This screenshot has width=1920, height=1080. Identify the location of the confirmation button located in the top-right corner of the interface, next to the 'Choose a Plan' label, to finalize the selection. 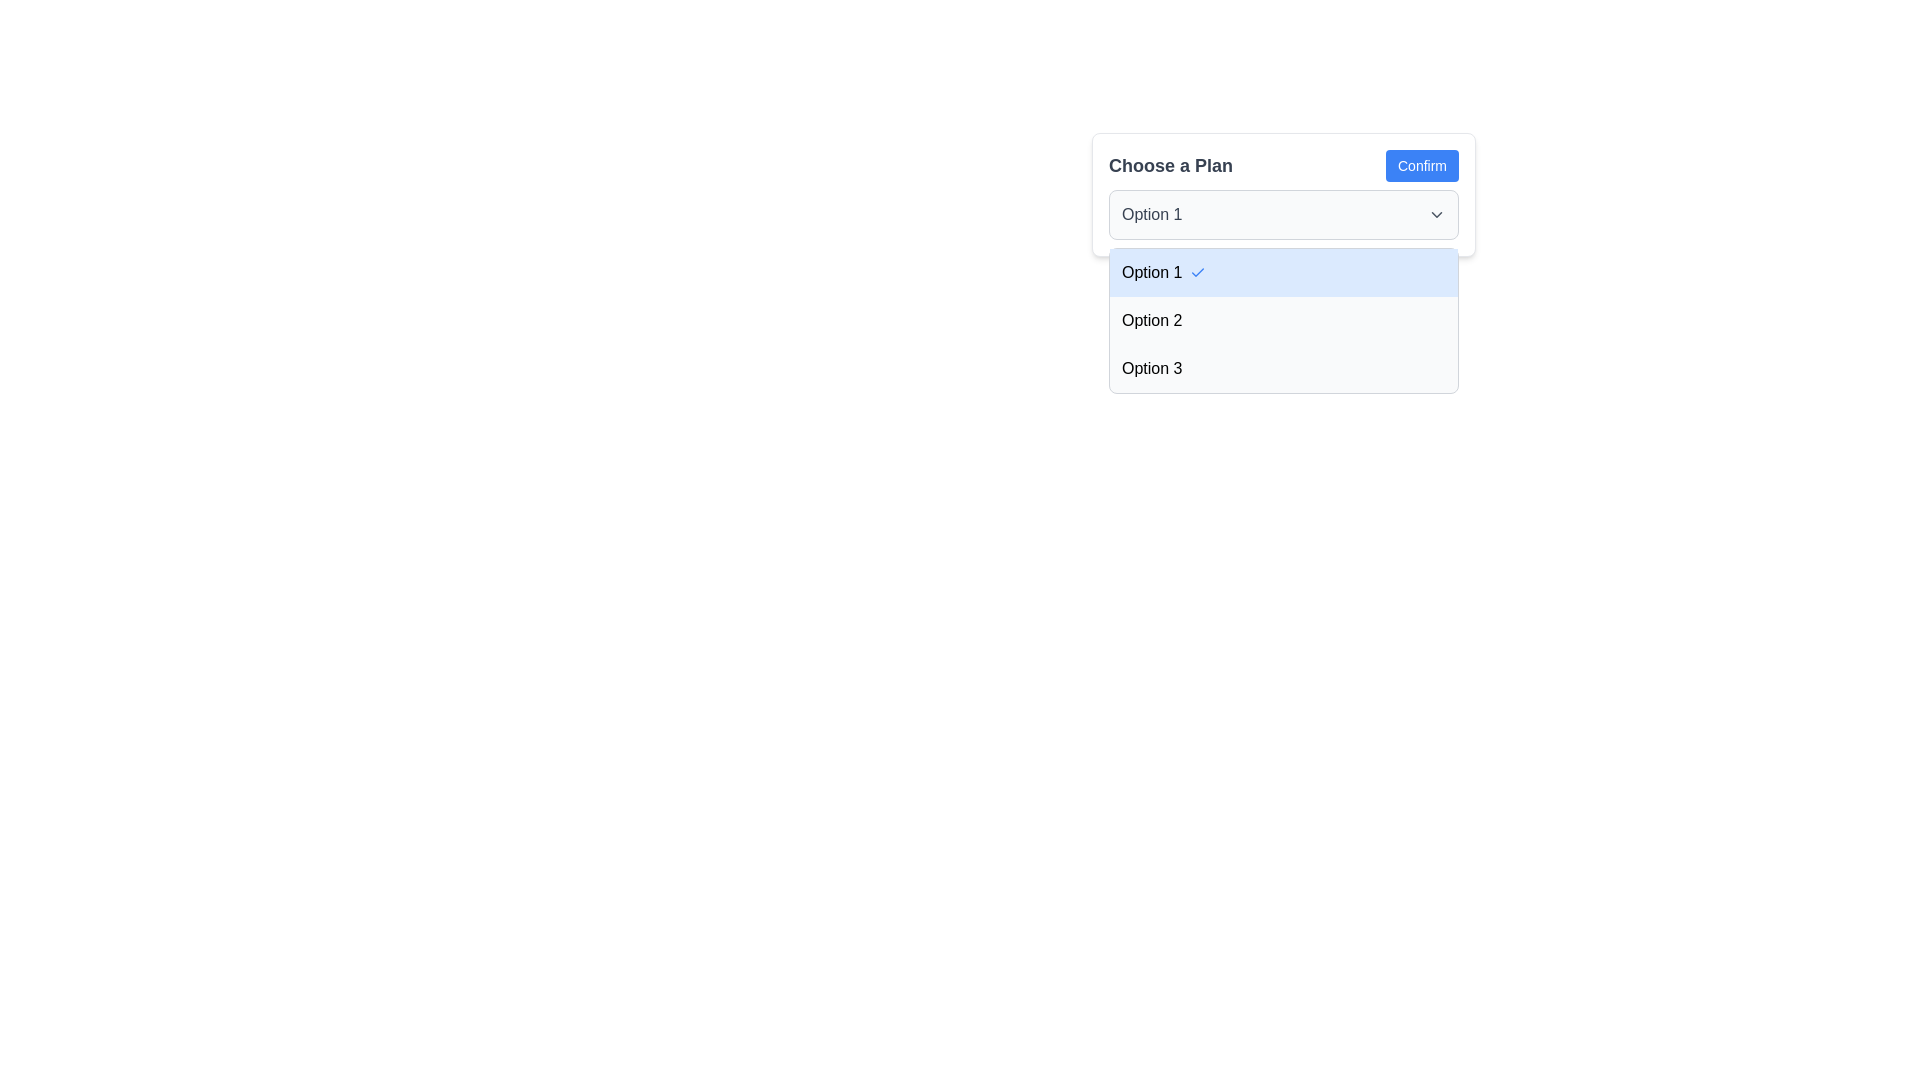
(1421, 164).